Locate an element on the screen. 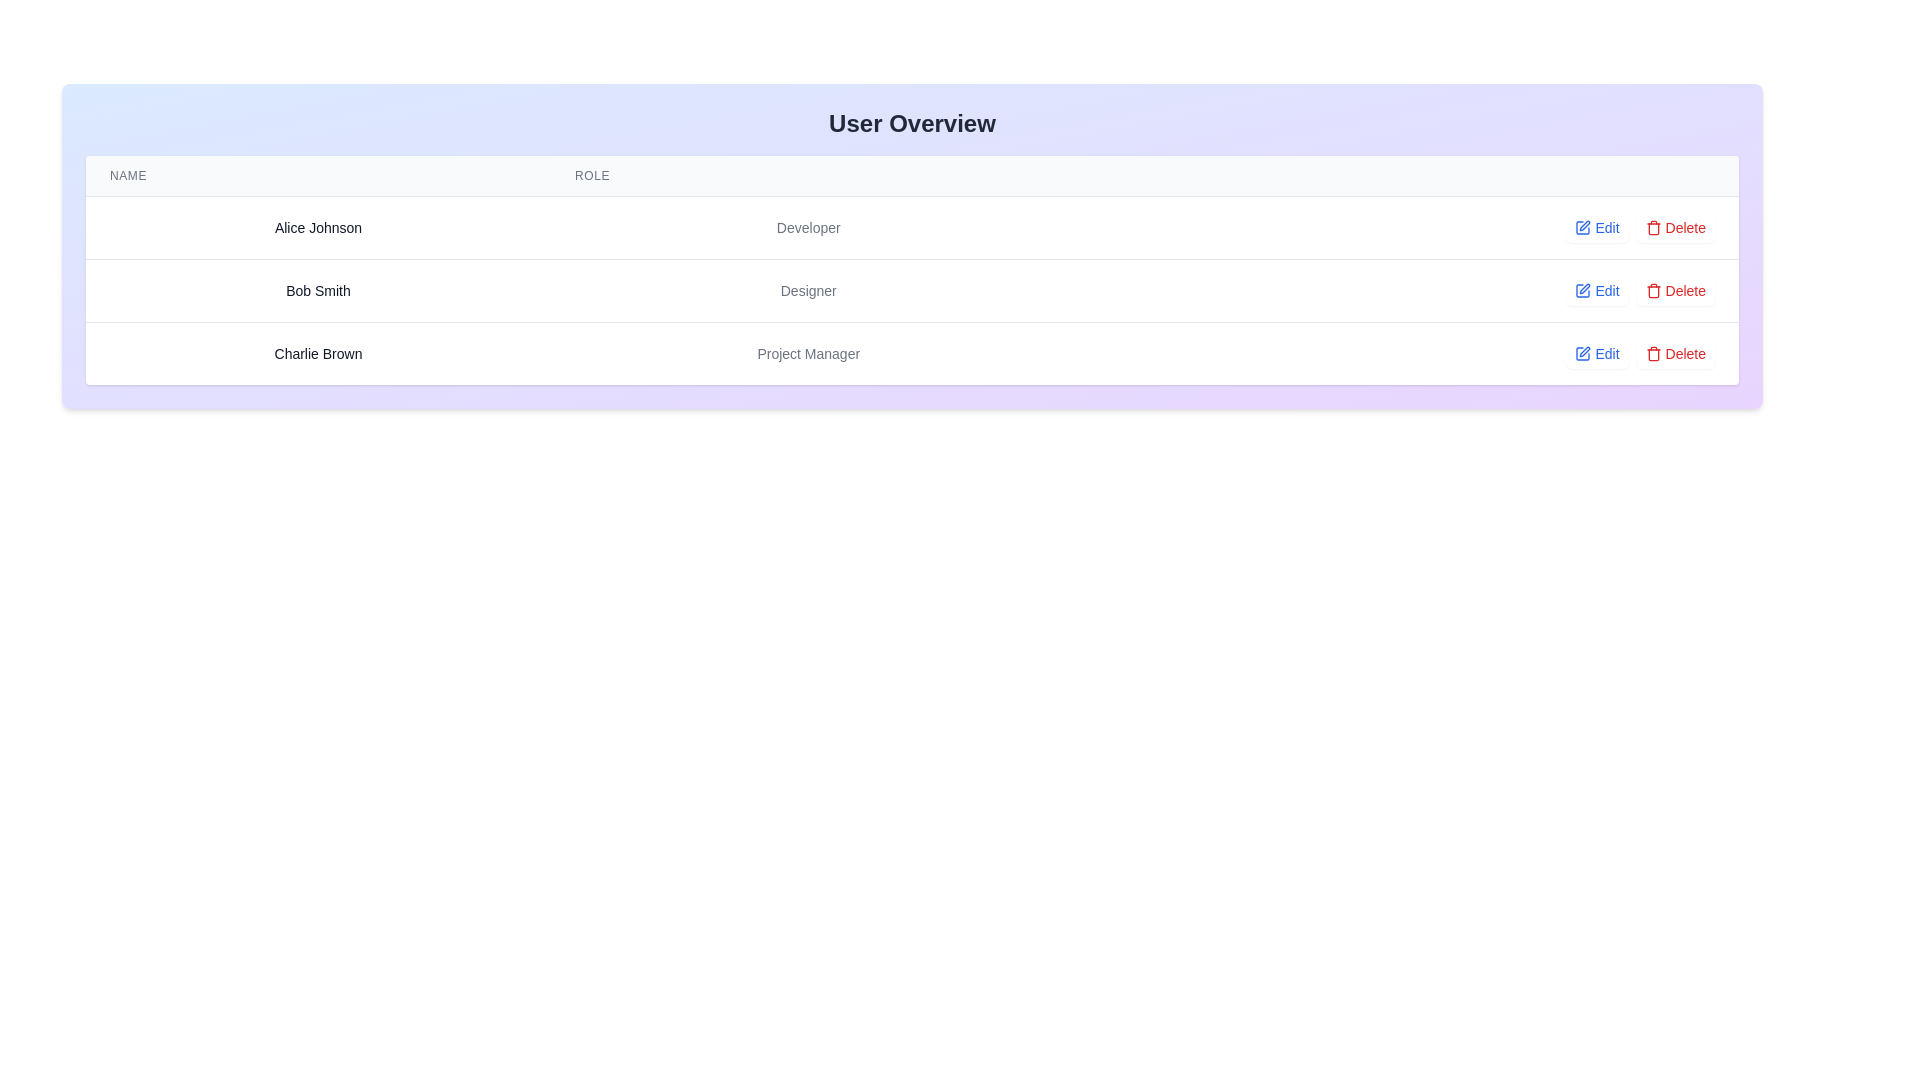 This screenshot has width=1920, height=1080. the delete icon located to the left of the 'Delete' text within the delete button in the last column of the user data table is located at coordinates (1653, 226).